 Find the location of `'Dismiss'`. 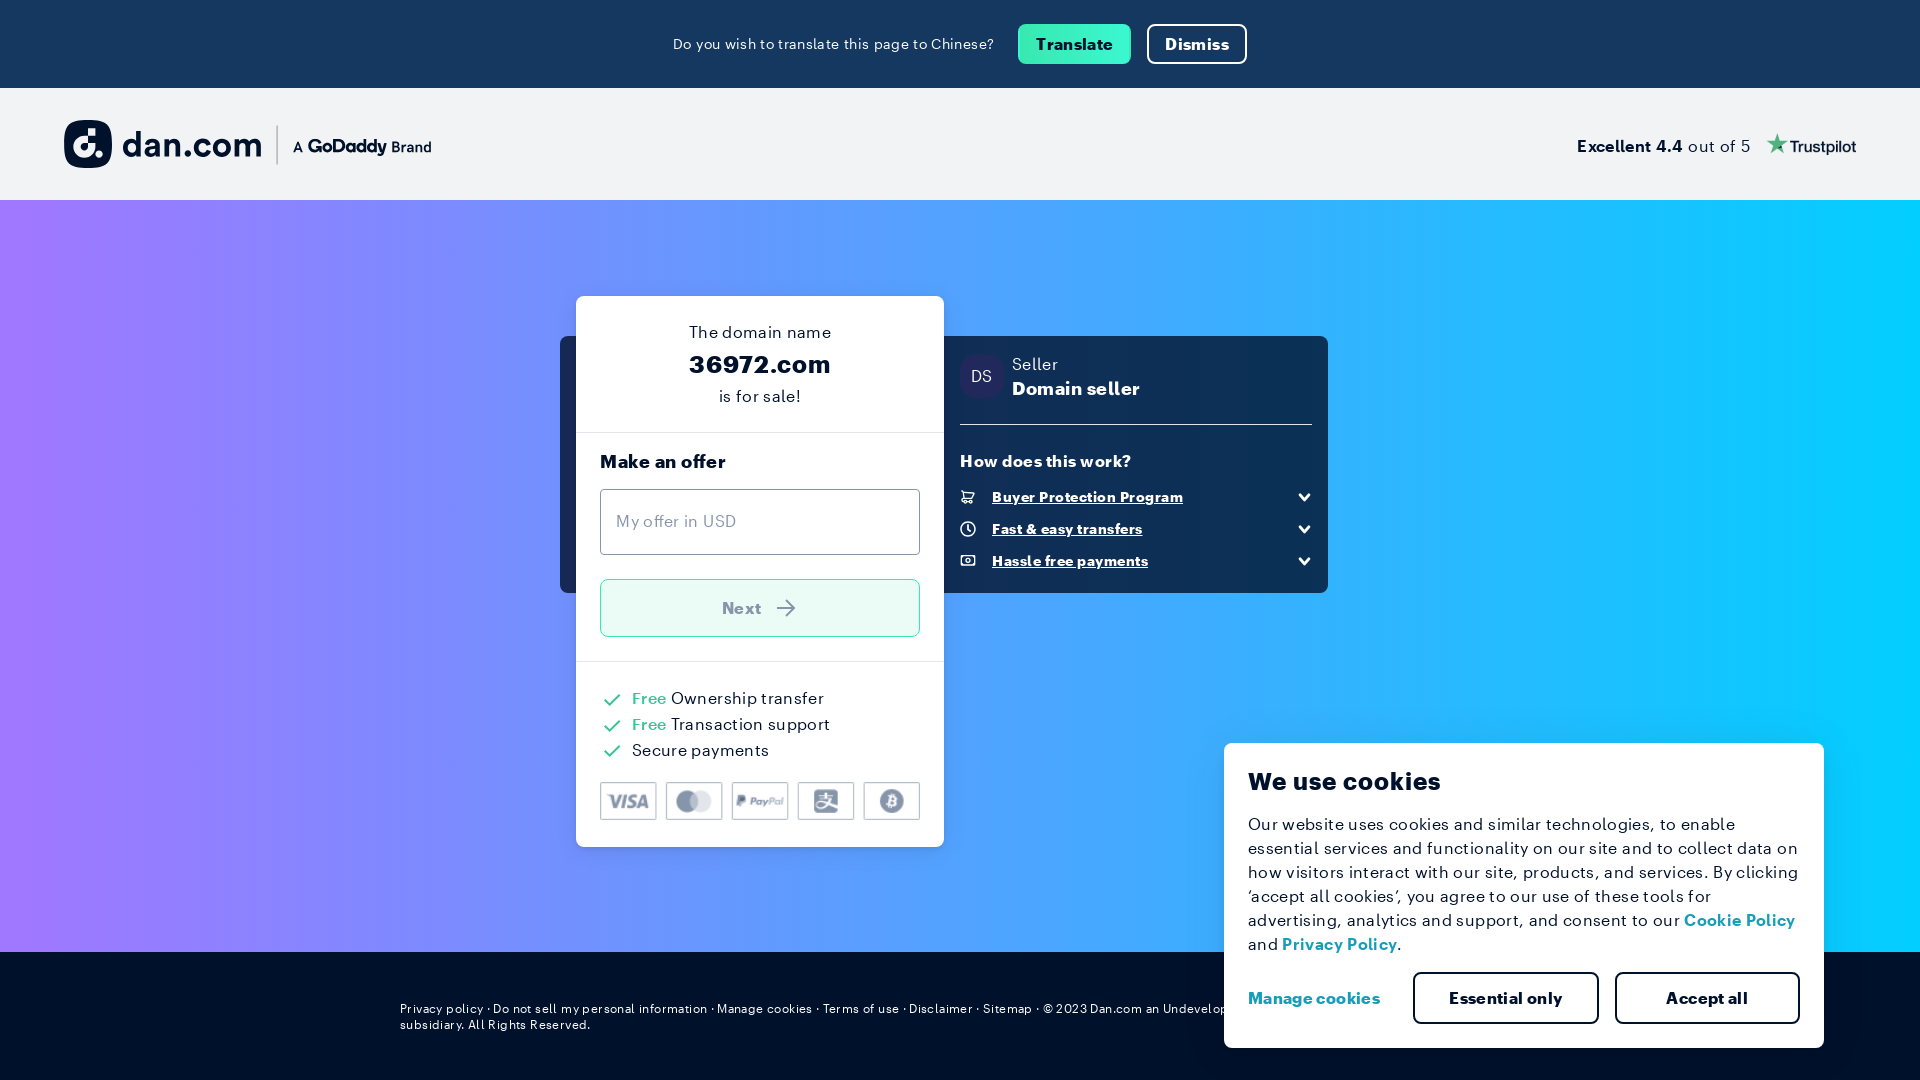

'Dismiss' is located at coordinates (1196, 43).